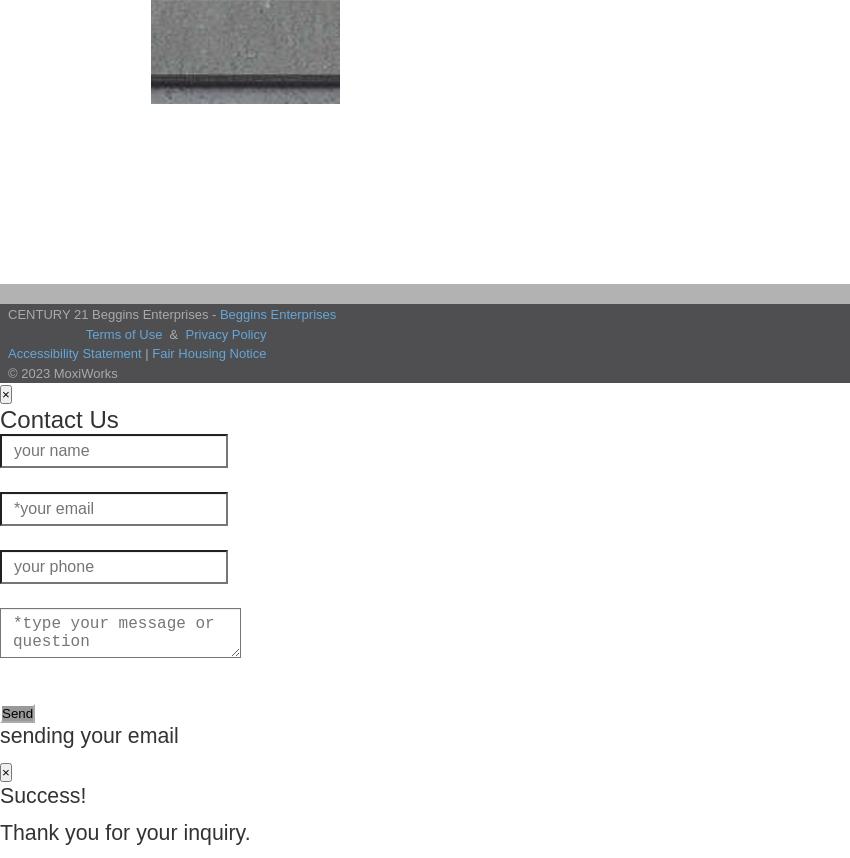 The height and width of the screenshot is (858, 850). Describe the element at coordinates (74, 353) in the screenshot. I see `'Accessibility Statement'` at that location.